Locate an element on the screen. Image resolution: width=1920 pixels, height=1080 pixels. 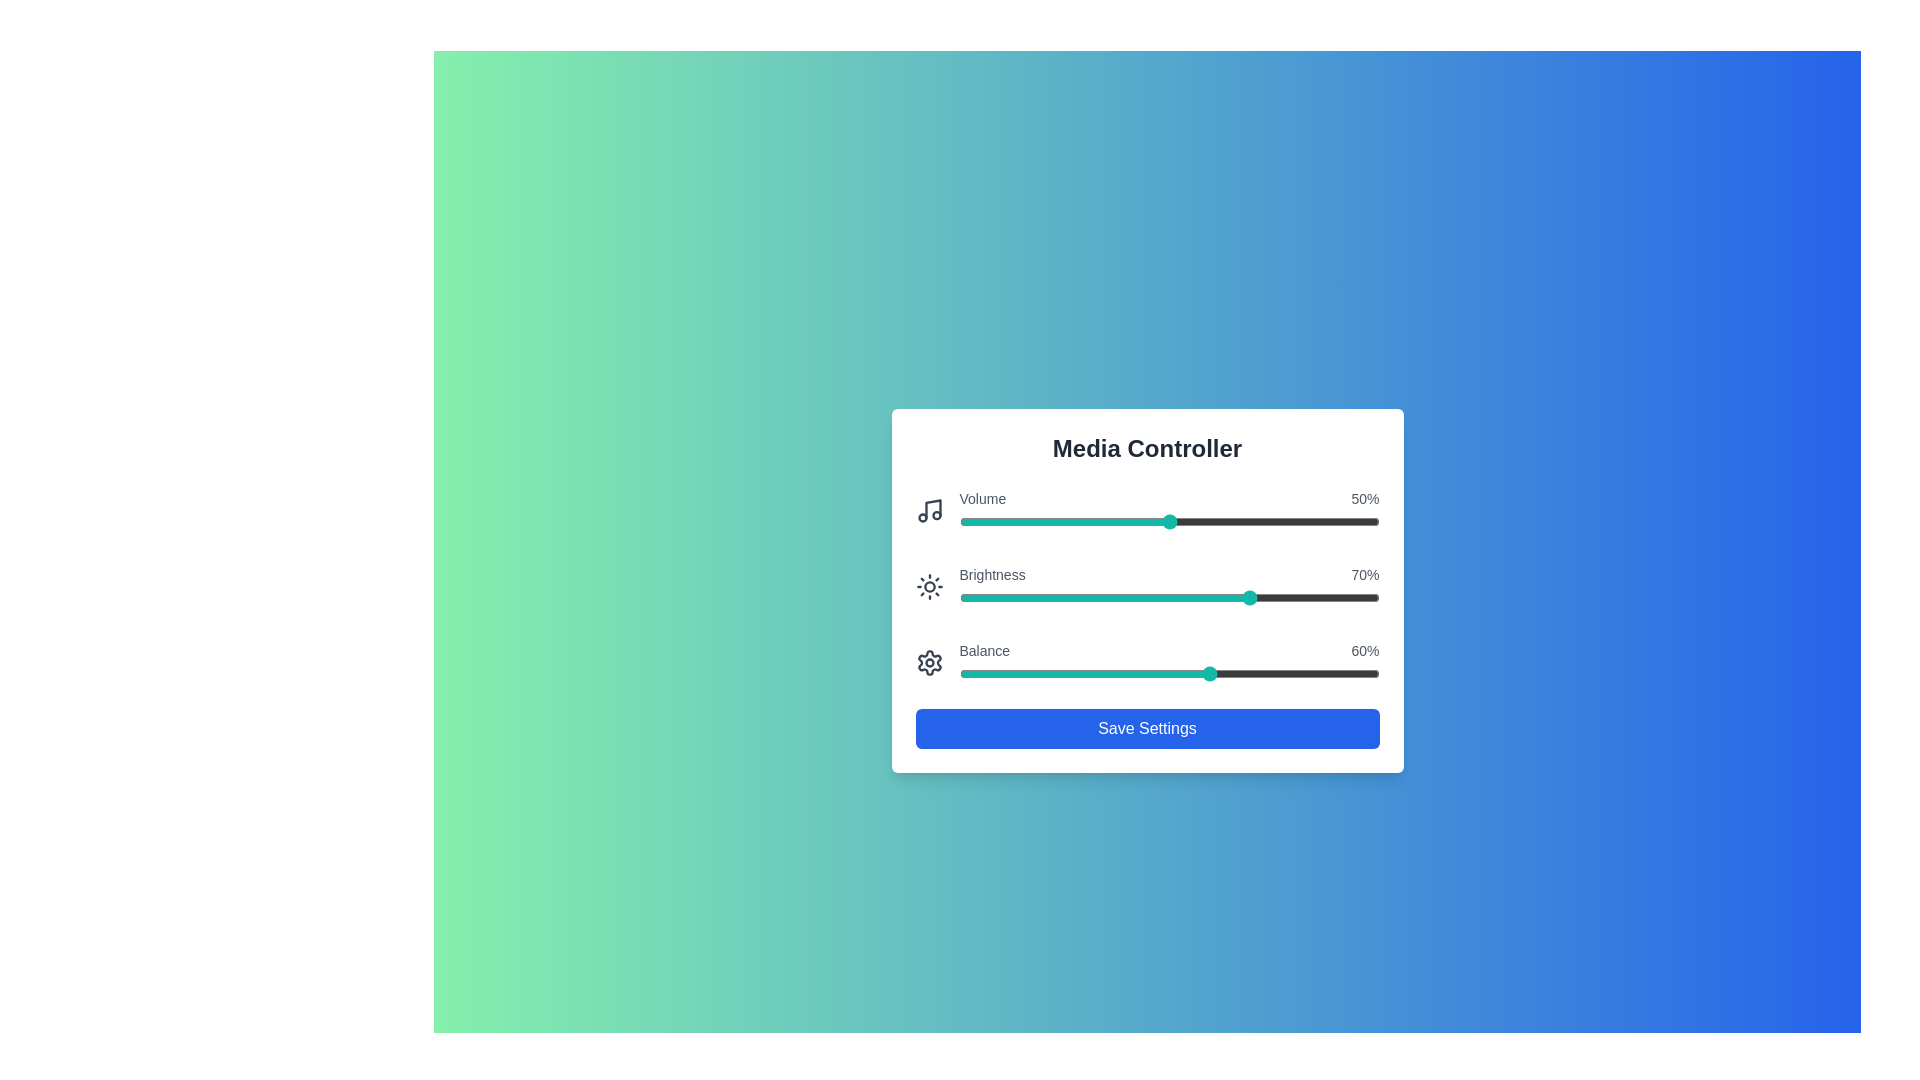
the volume slider to 52% by dragging the slider handle is located at coordinates (1177, 520).